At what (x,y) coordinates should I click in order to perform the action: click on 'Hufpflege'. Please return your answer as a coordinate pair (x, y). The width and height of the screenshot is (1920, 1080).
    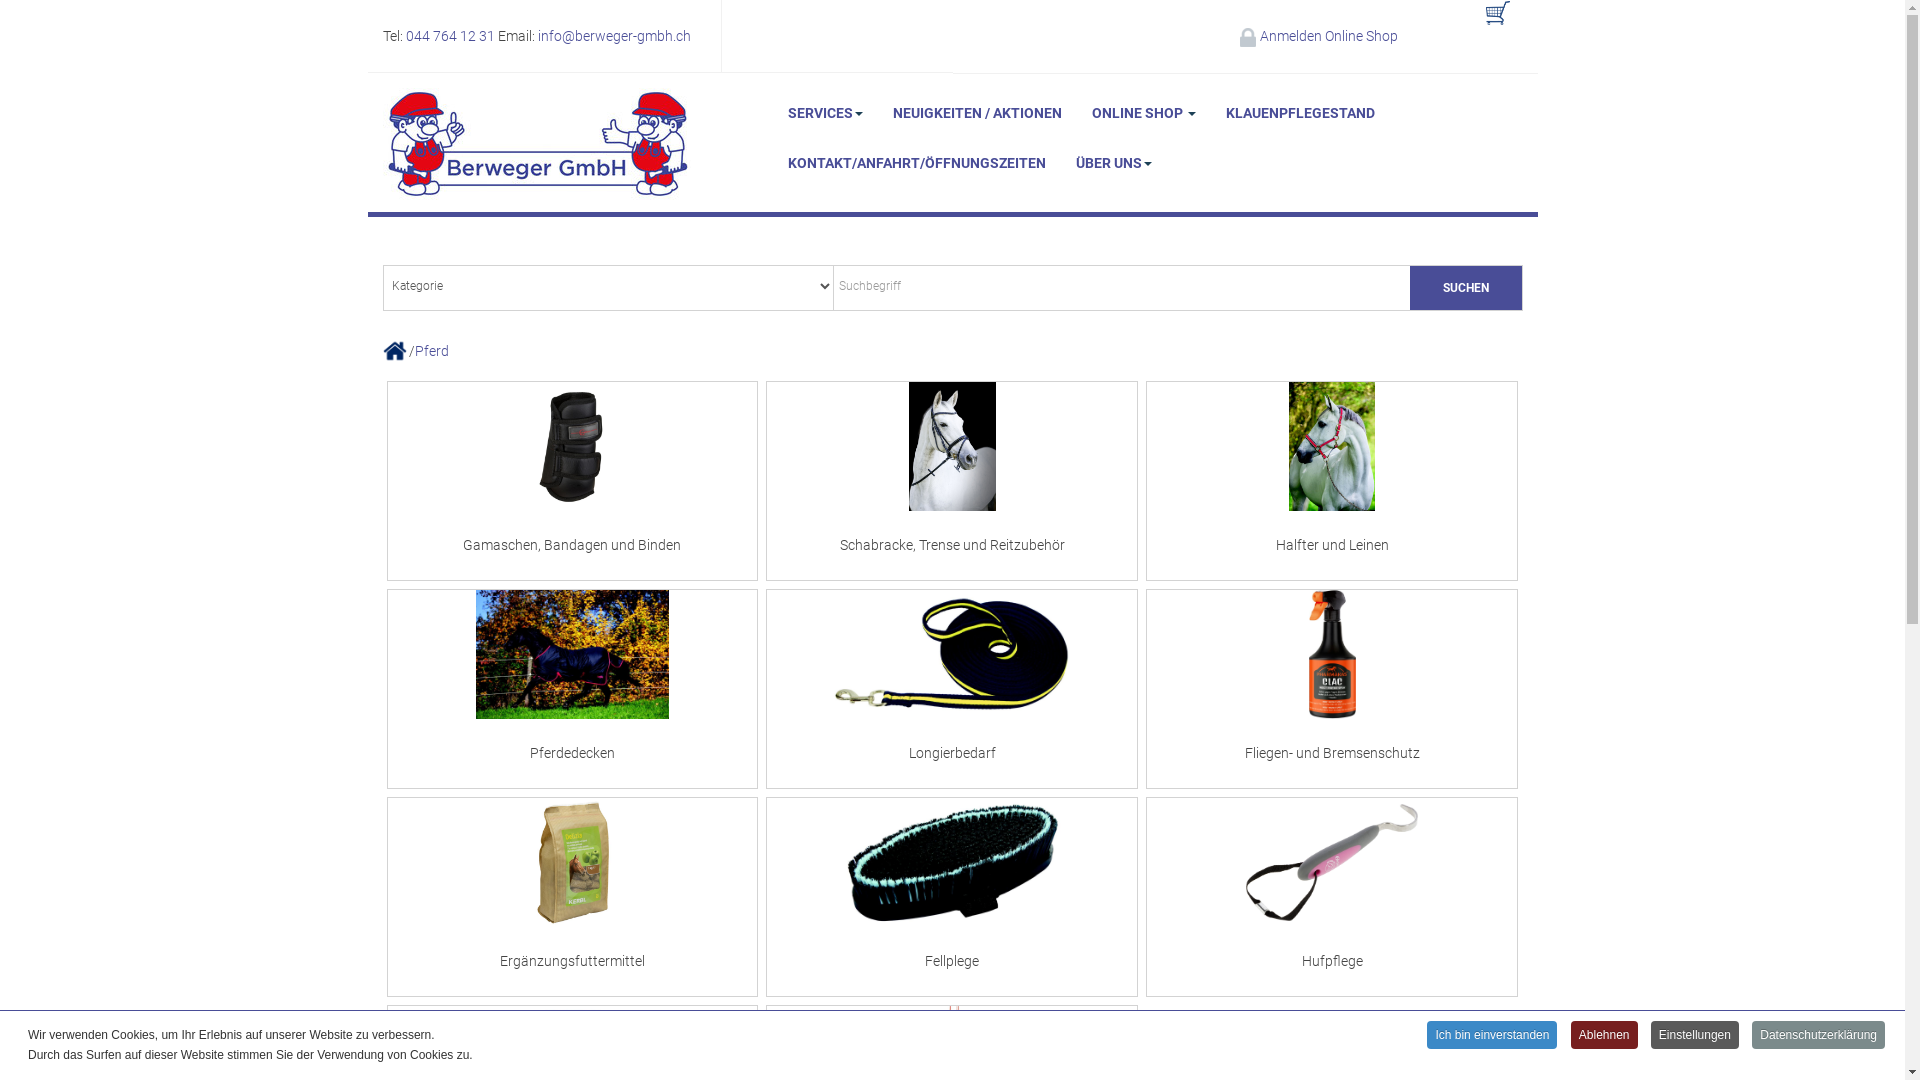
    Looking at the image, I should click on (1332, 896).